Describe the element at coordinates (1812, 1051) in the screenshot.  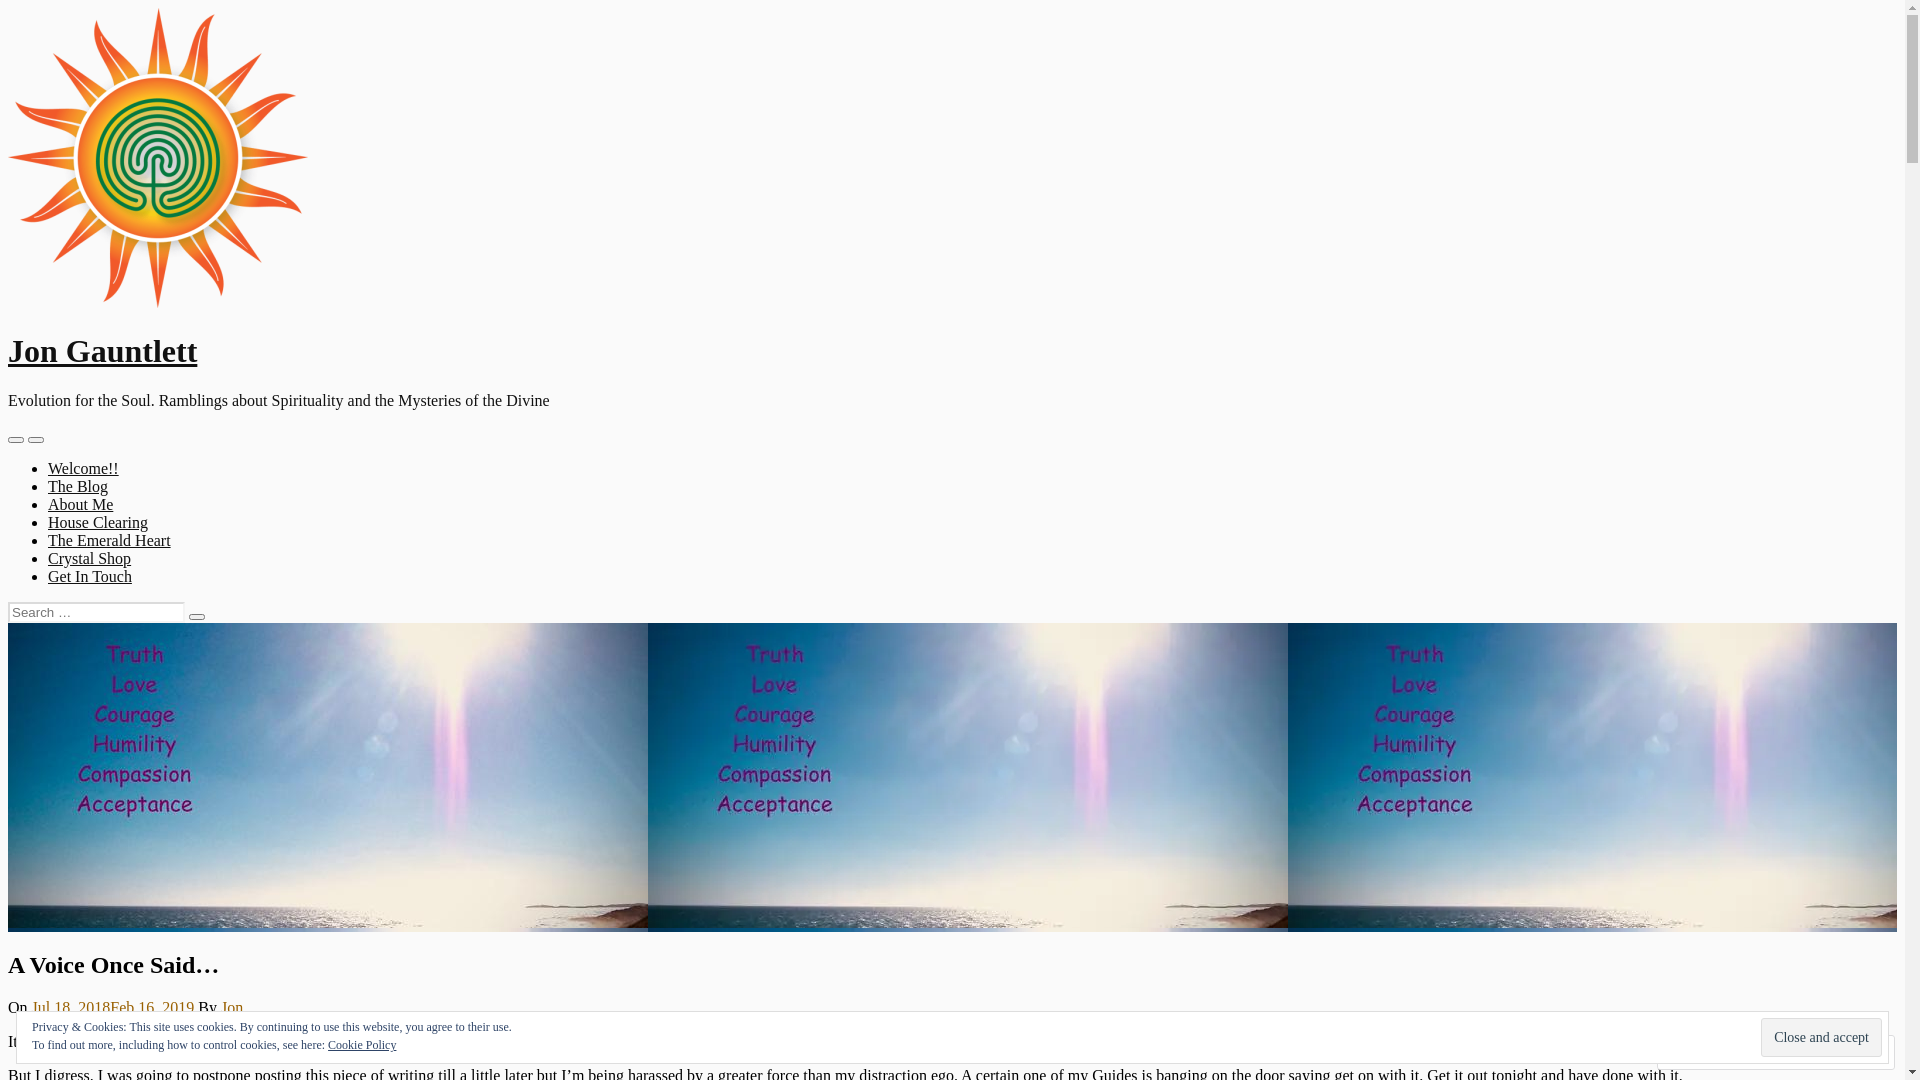
I see `'Follow'` at that location.